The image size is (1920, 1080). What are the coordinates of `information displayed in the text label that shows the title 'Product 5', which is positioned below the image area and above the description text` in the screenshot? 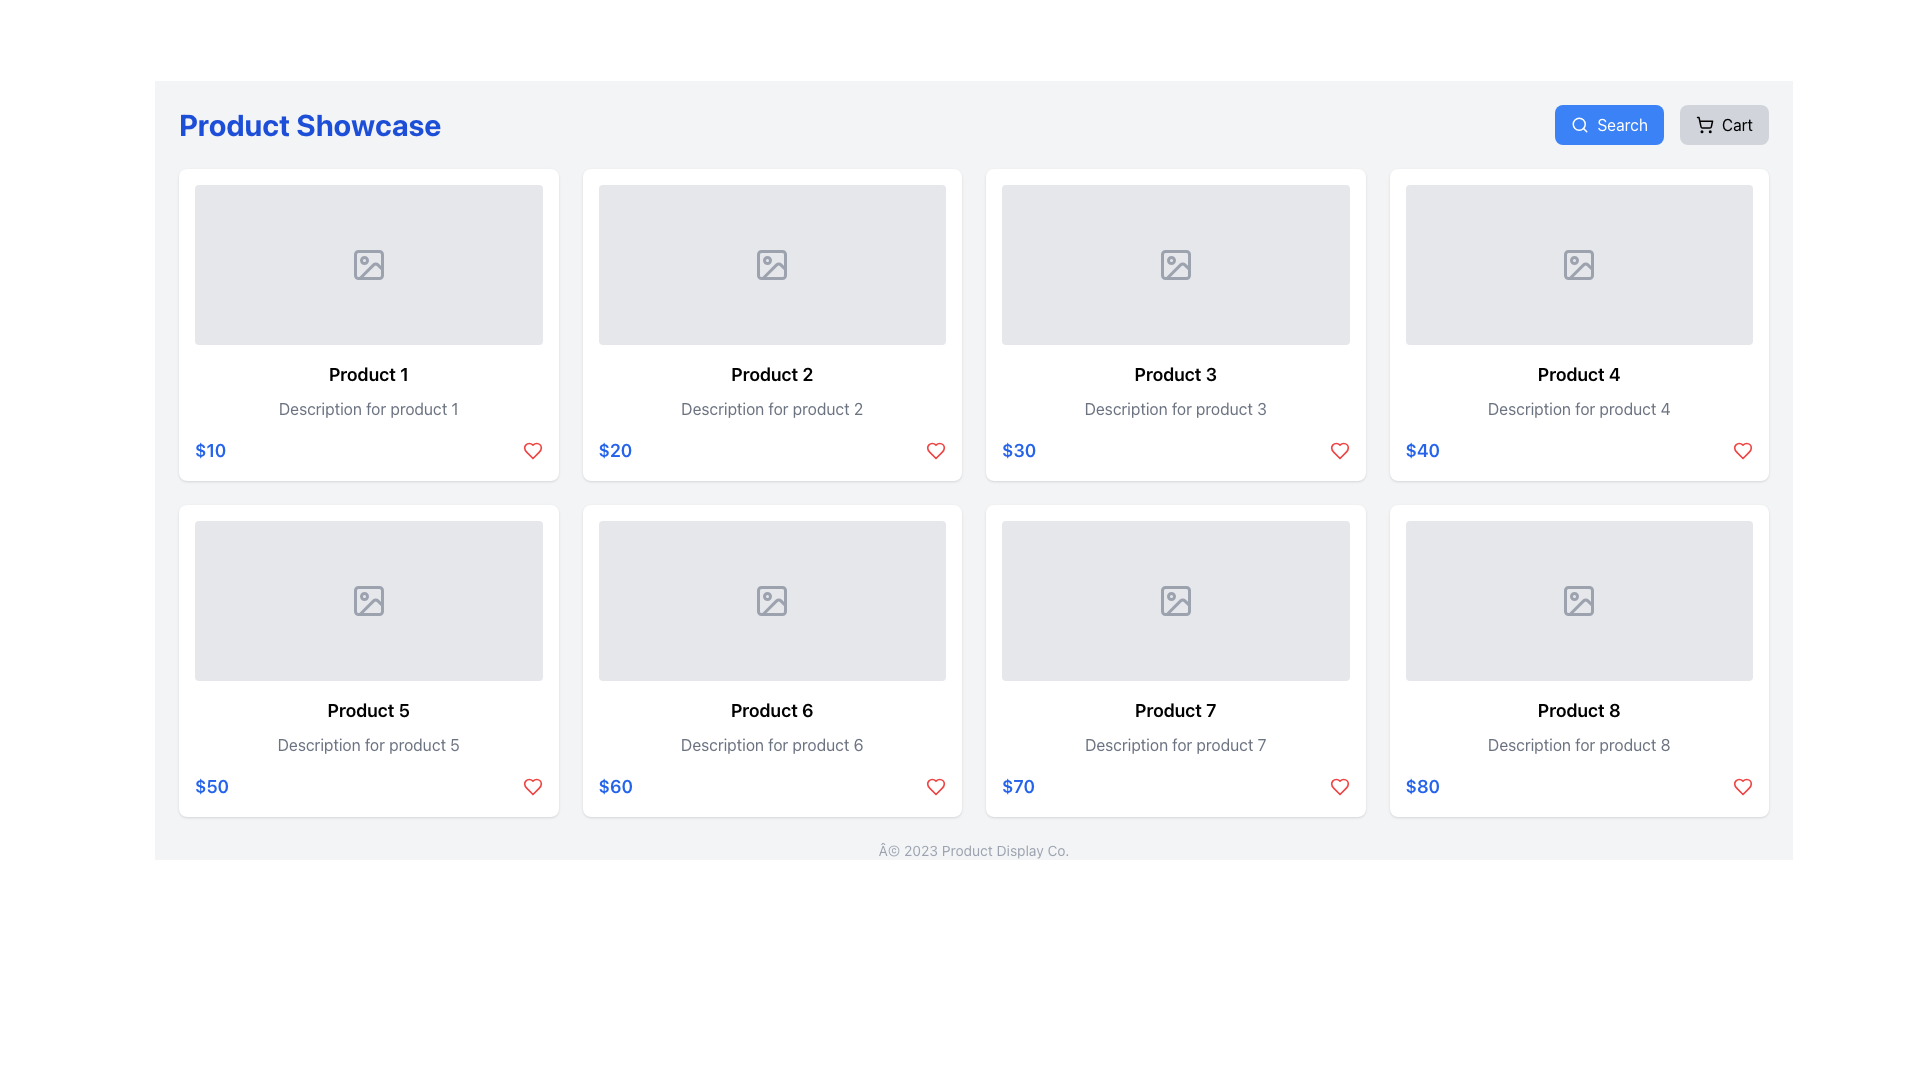 It's located at (368, 709).